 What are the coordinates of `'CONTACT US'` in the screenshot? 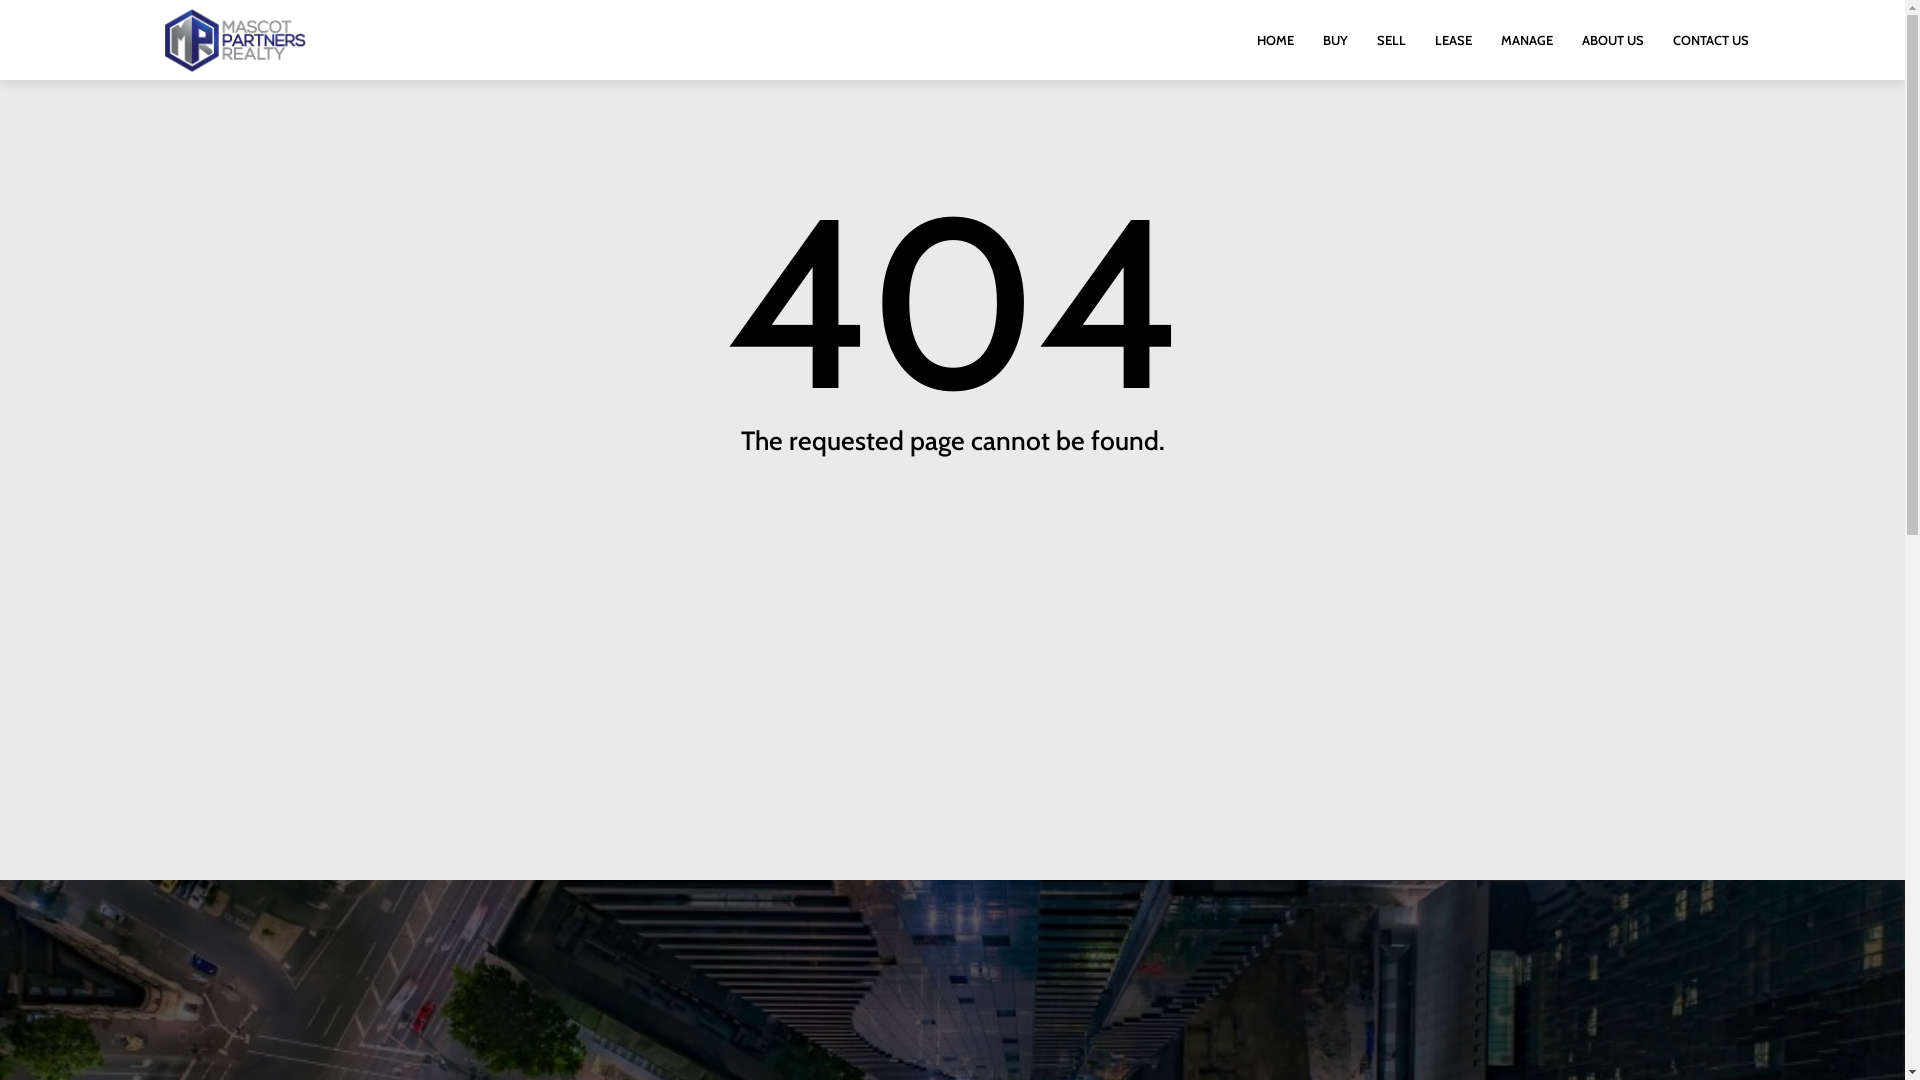 It's located at (1709, 39).